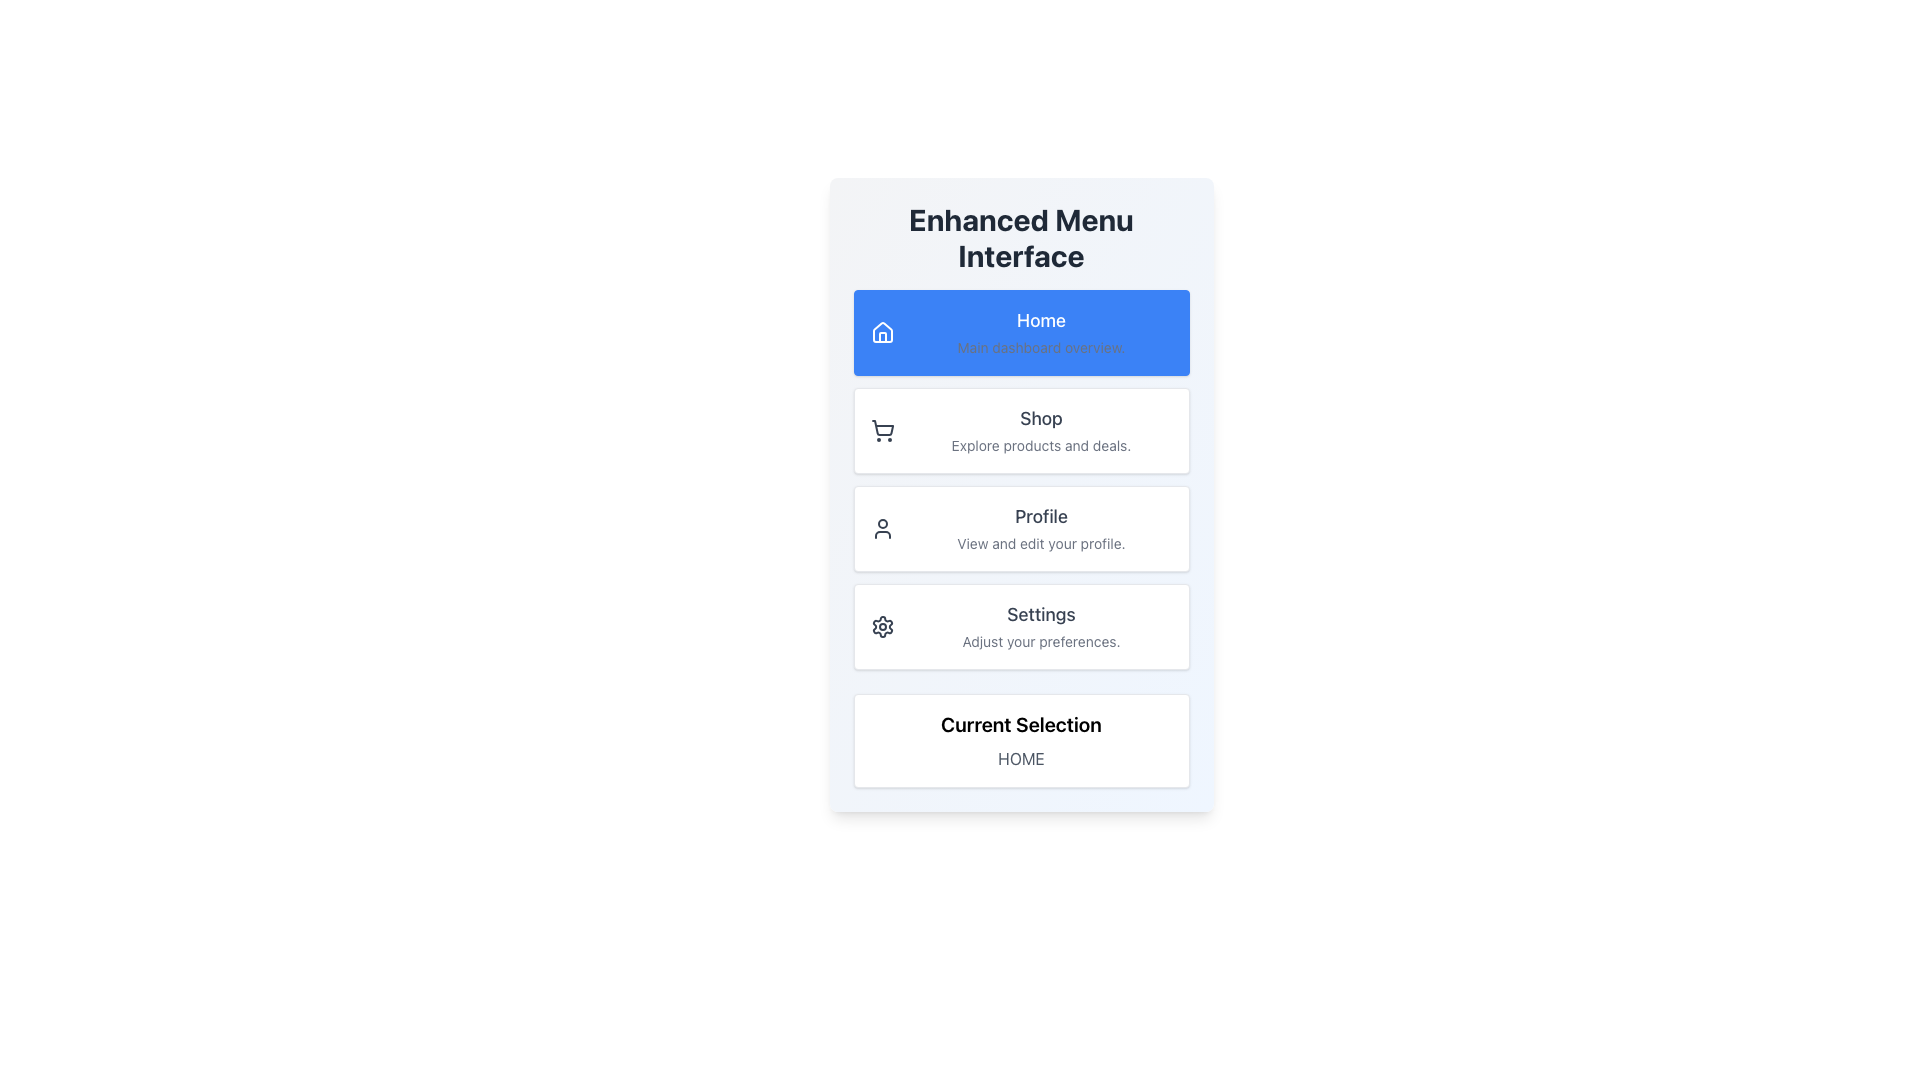 The image size is (1920, 1080). What do you see at coordinates (1040, 527) in the screenshot?
I see `the third card in the vertical list under 'Enhanced Menu Interface' labeled 'Profile', which has a bold title and a supporting description` at bounding box center [1040, 527].